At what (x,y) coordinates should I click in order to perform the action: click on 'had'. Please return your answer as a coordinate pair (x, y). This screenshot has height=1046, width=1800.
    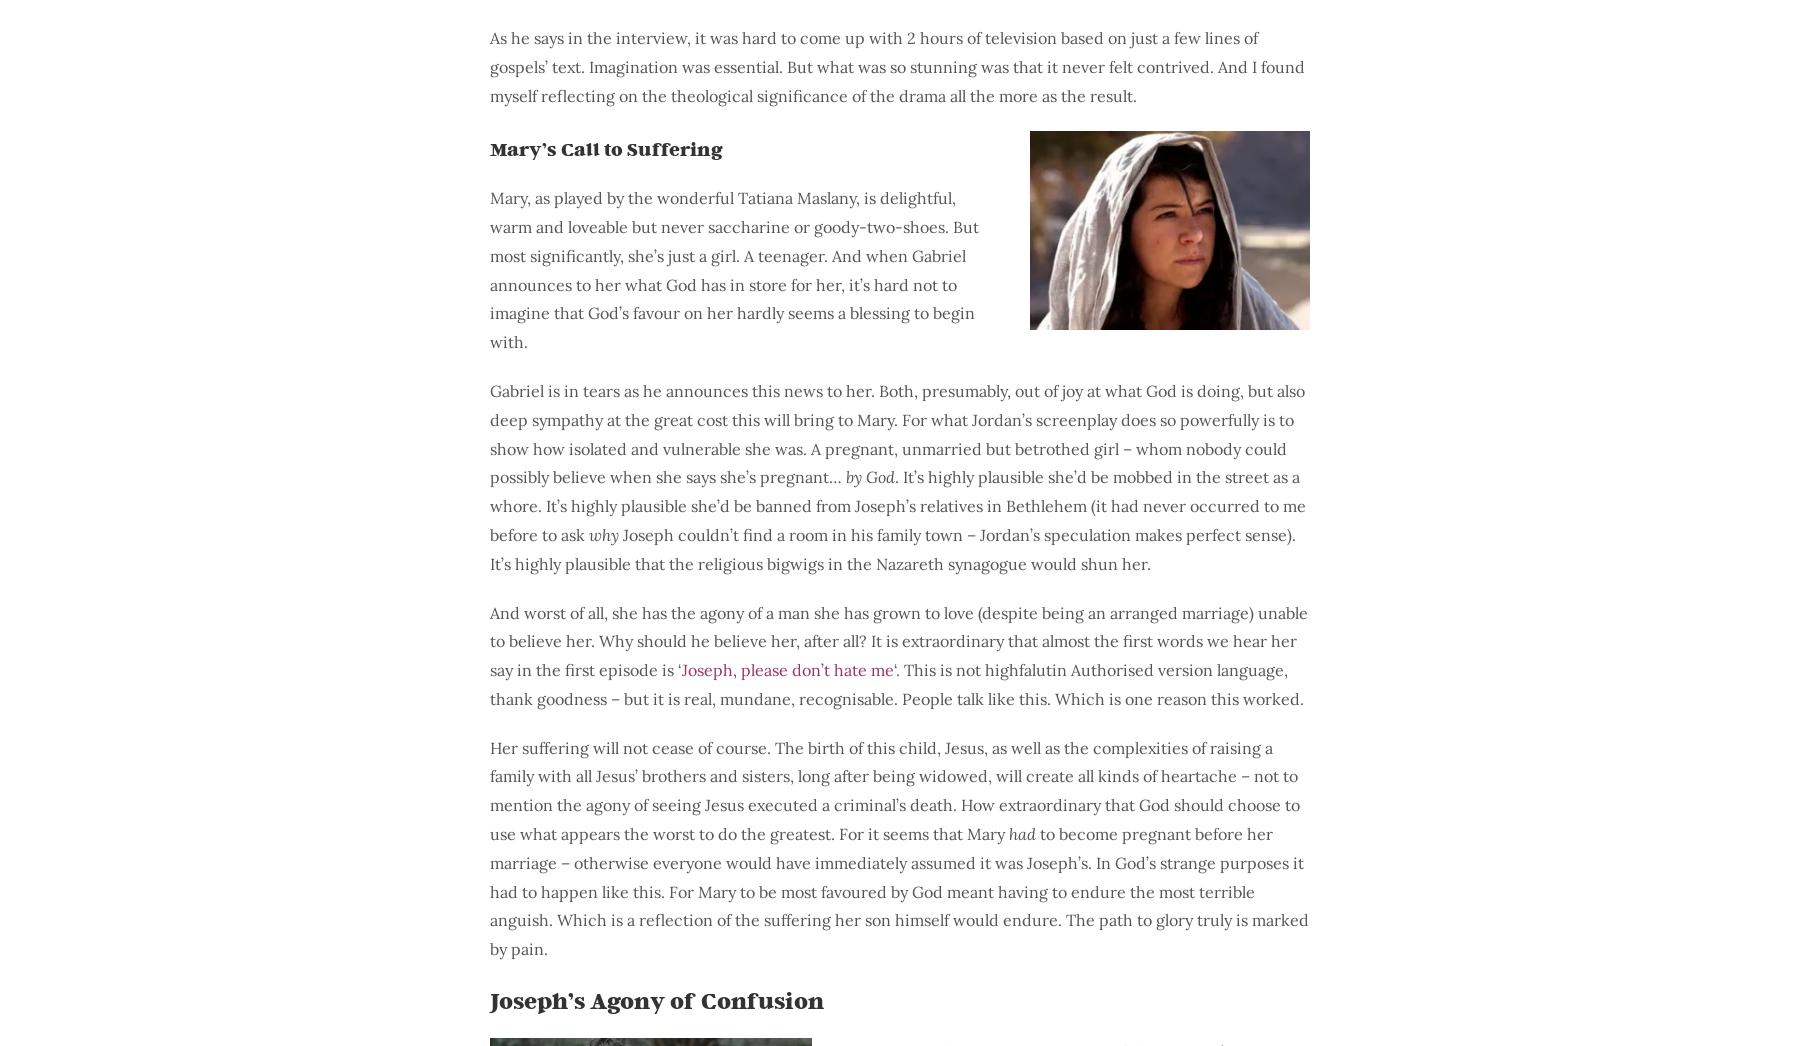
    Looking at the image, I should click on (1022, 833).